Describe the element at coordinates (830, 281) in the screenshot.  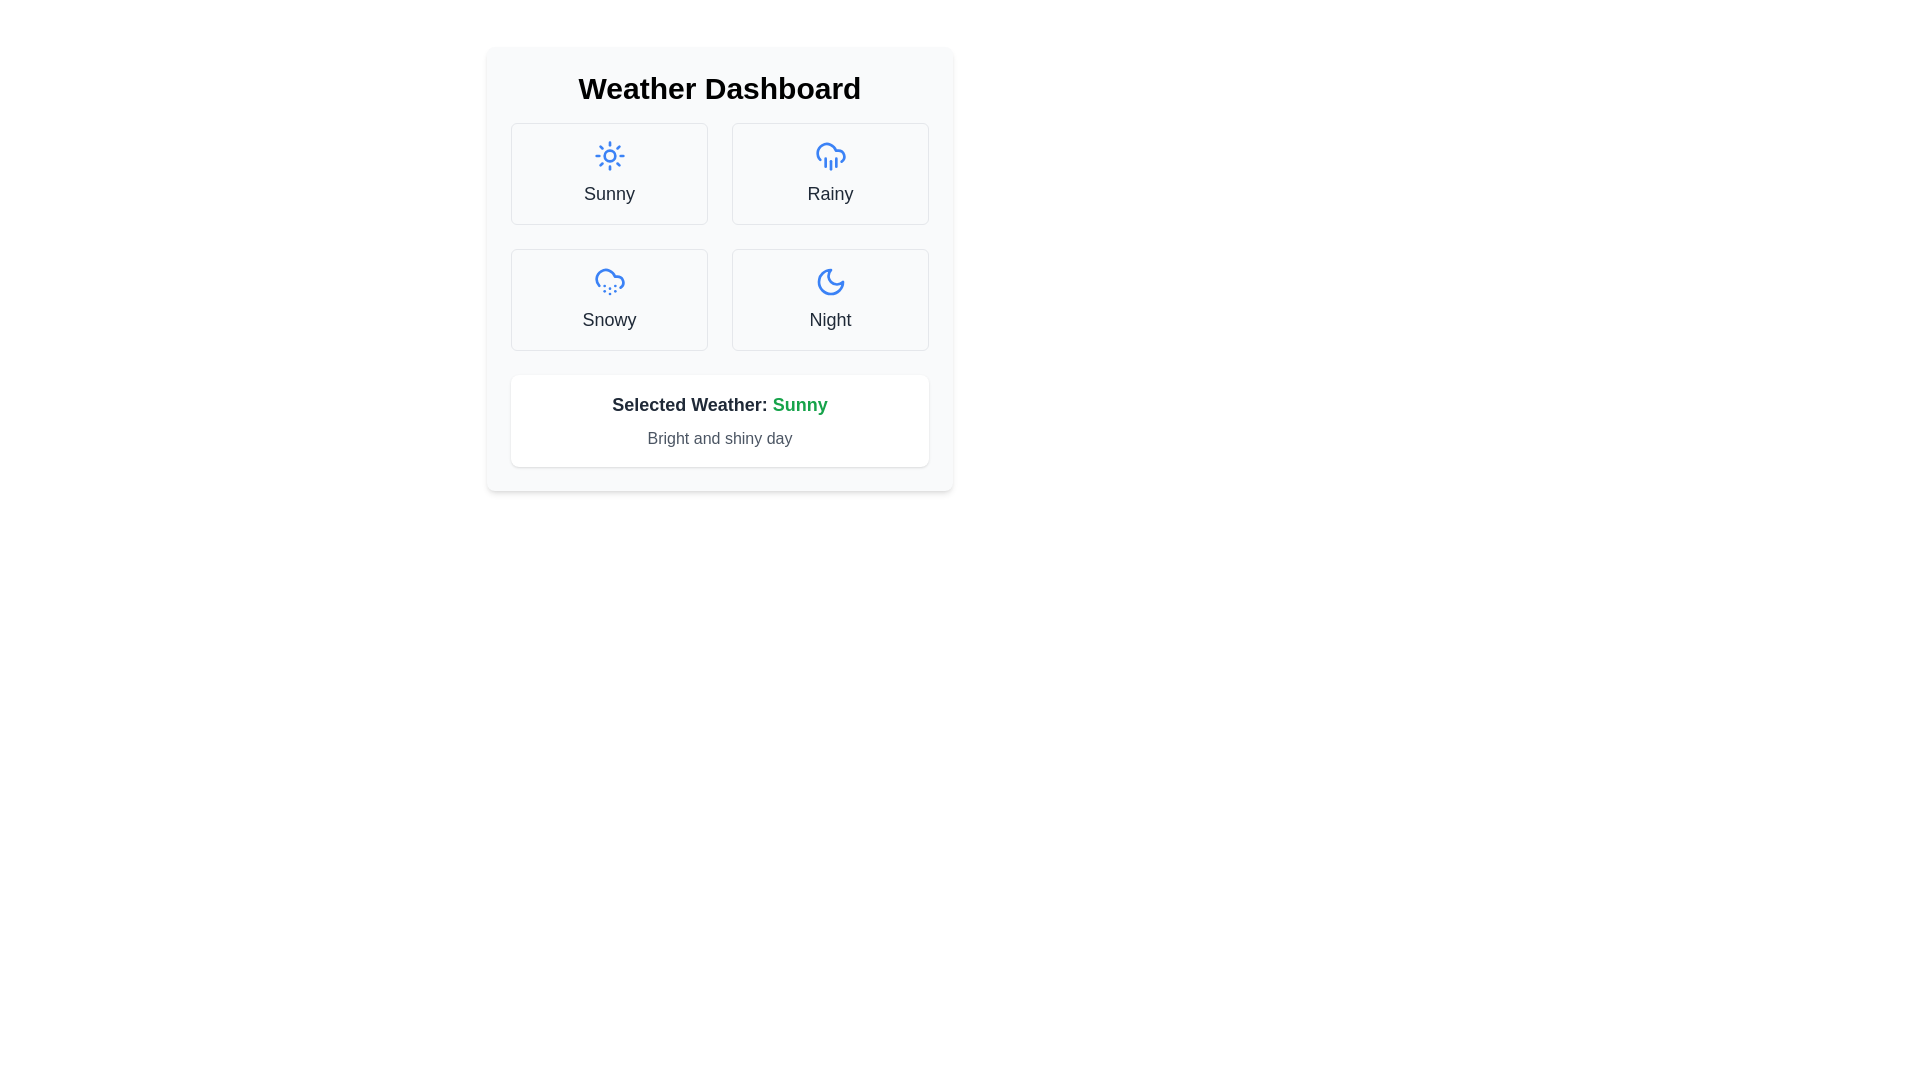
I see `the 'Night' icon in the weather dashboard` at that location.